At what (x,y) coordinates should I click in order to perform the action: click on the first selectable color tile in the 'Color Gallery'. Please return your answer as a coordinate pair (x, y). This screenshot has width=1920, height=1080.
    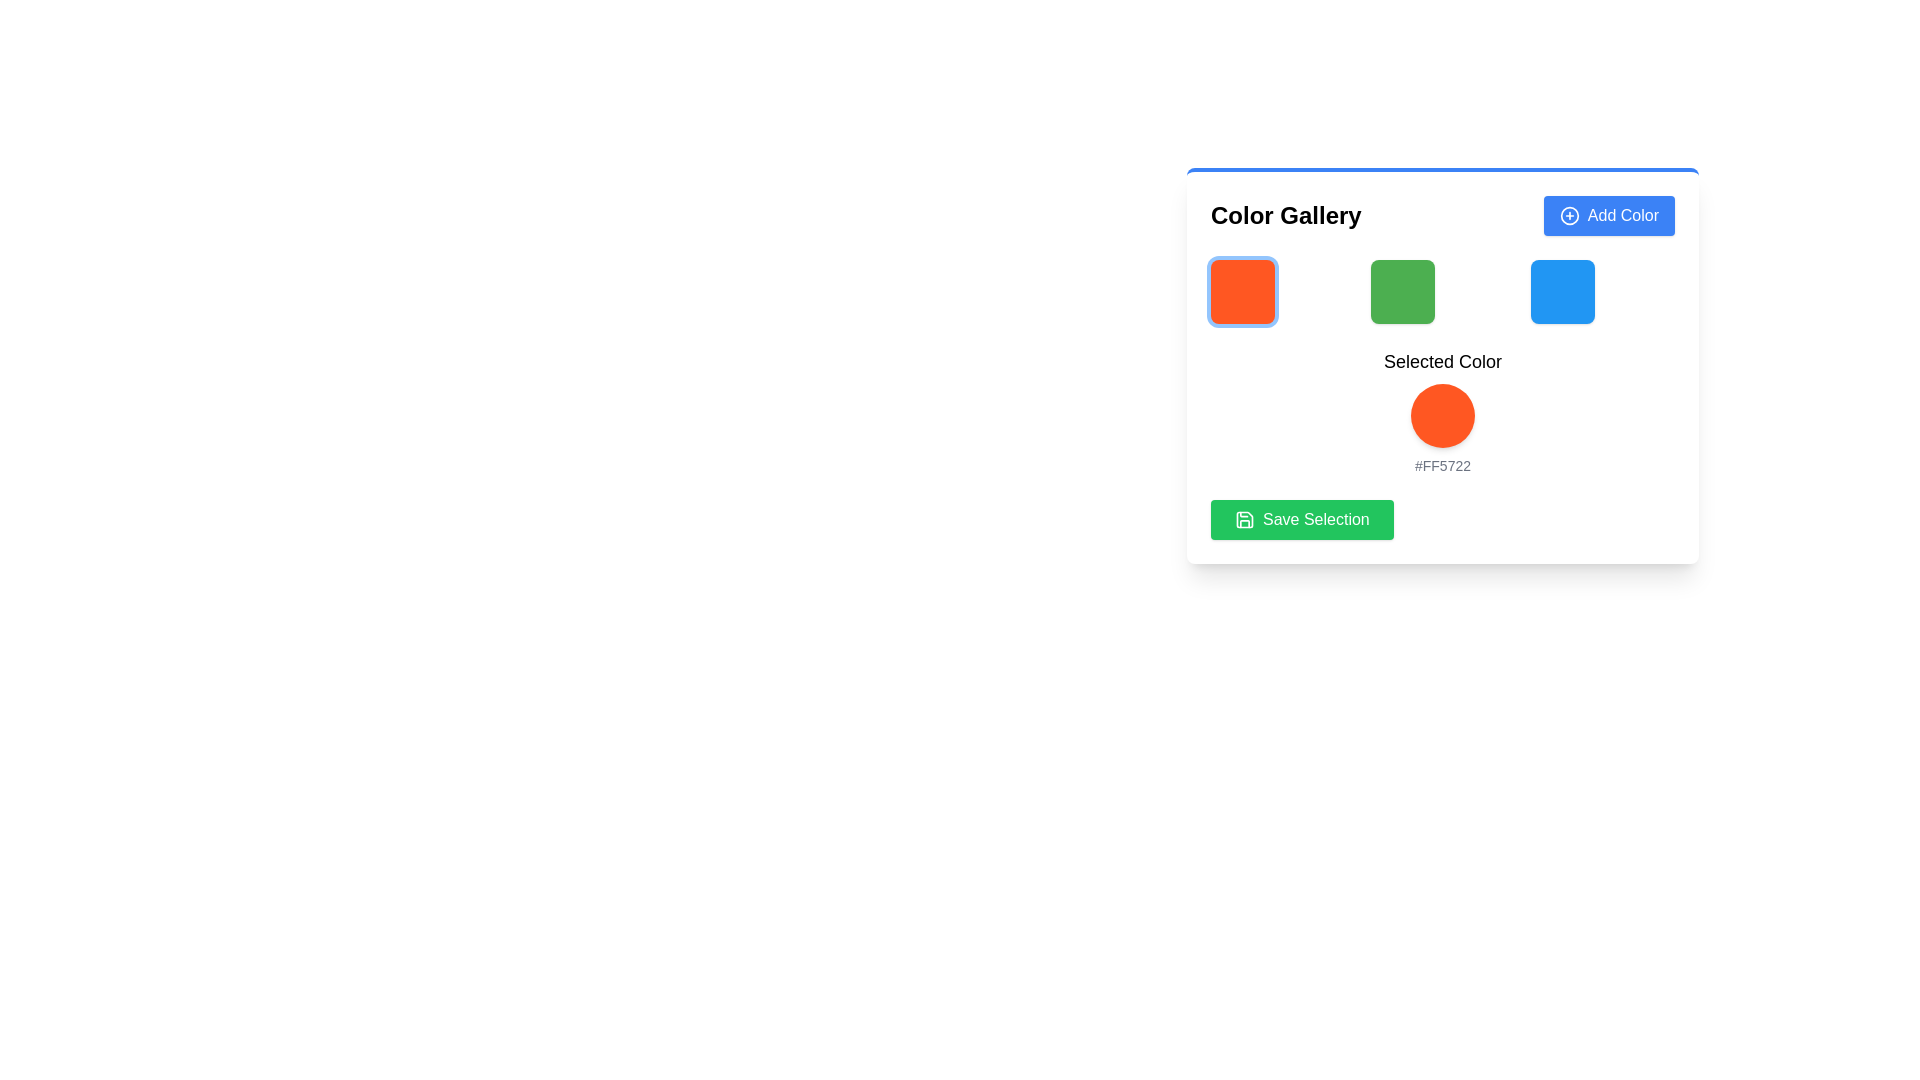
    Looking at the image, I should click on (1242, 292).